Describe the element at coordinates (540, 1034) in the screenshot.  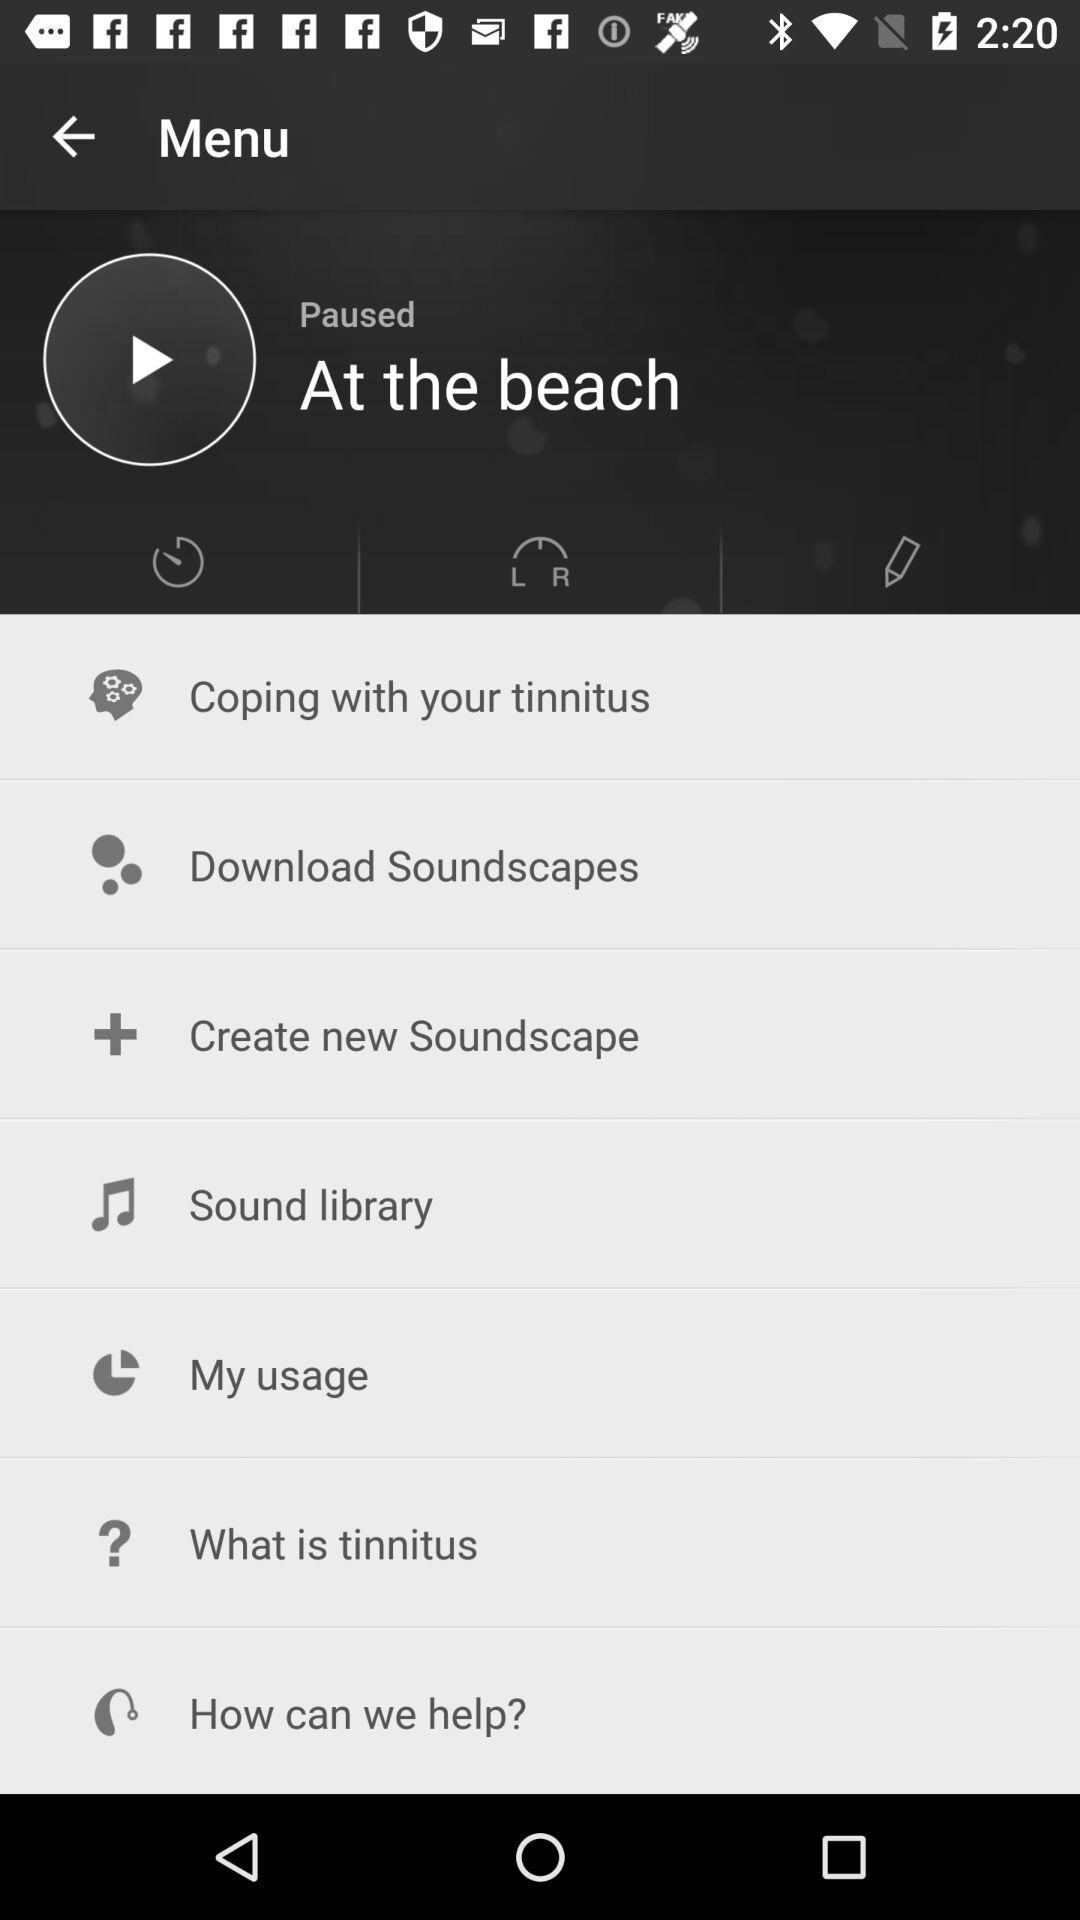
I see `item above the sound library` at that location.